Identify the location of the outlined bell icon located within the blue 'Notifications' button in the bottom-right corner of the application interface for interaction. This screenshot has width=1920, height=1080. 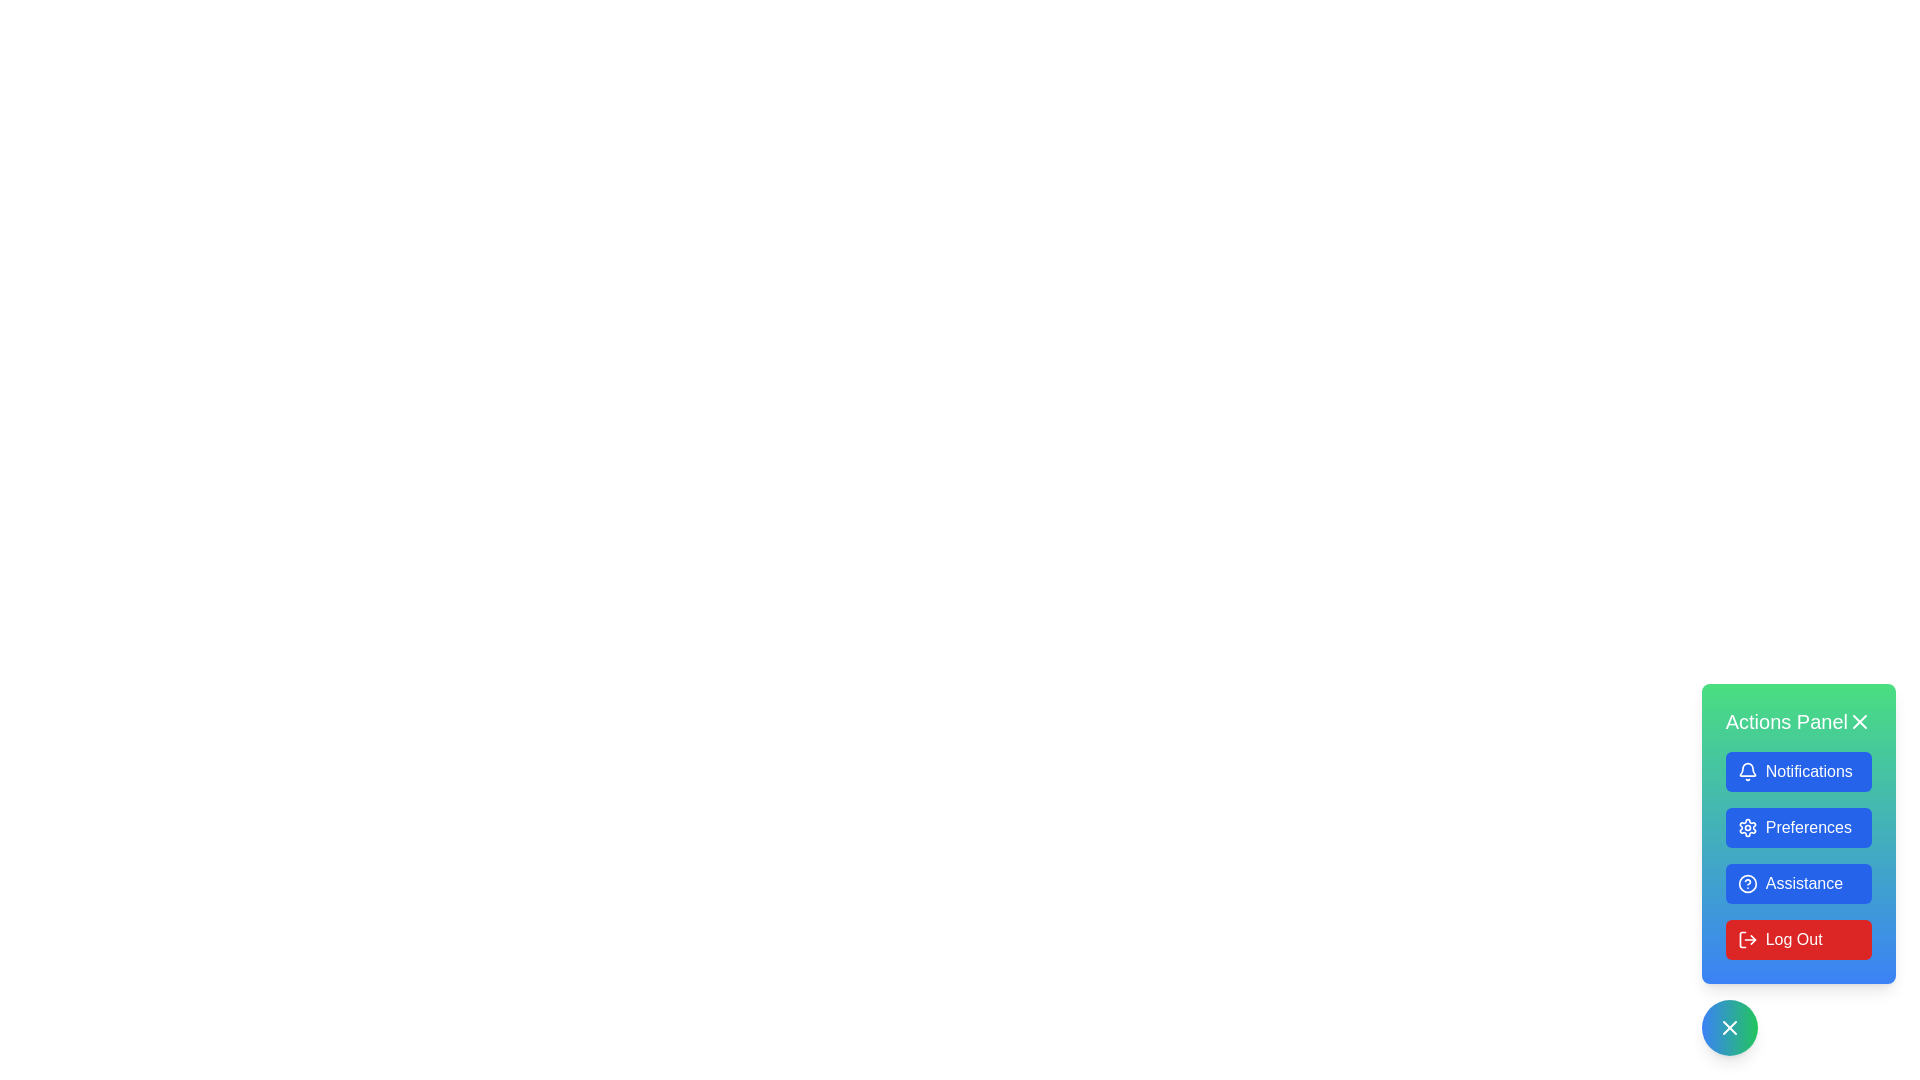
(1746, 770).